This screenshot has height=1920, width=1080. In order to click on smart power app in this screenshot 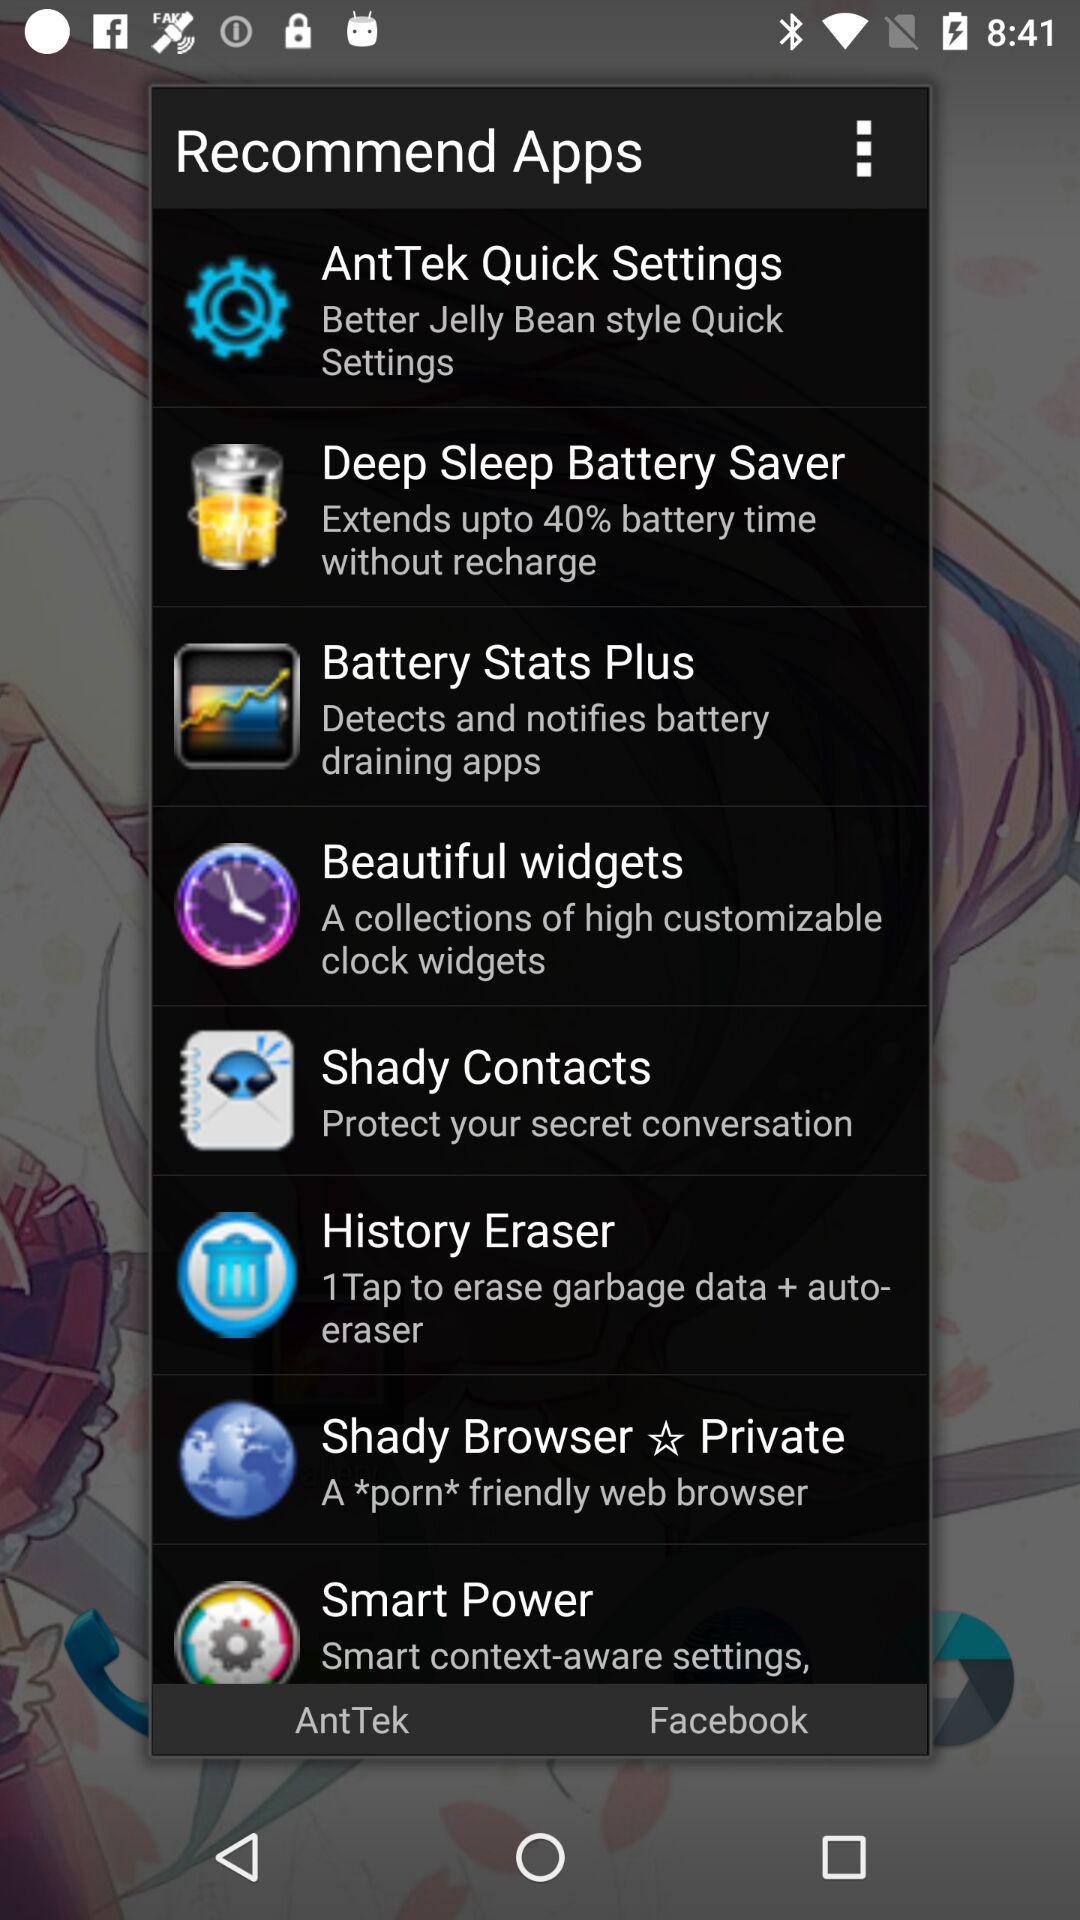, I will do `click(612, 1596)`.